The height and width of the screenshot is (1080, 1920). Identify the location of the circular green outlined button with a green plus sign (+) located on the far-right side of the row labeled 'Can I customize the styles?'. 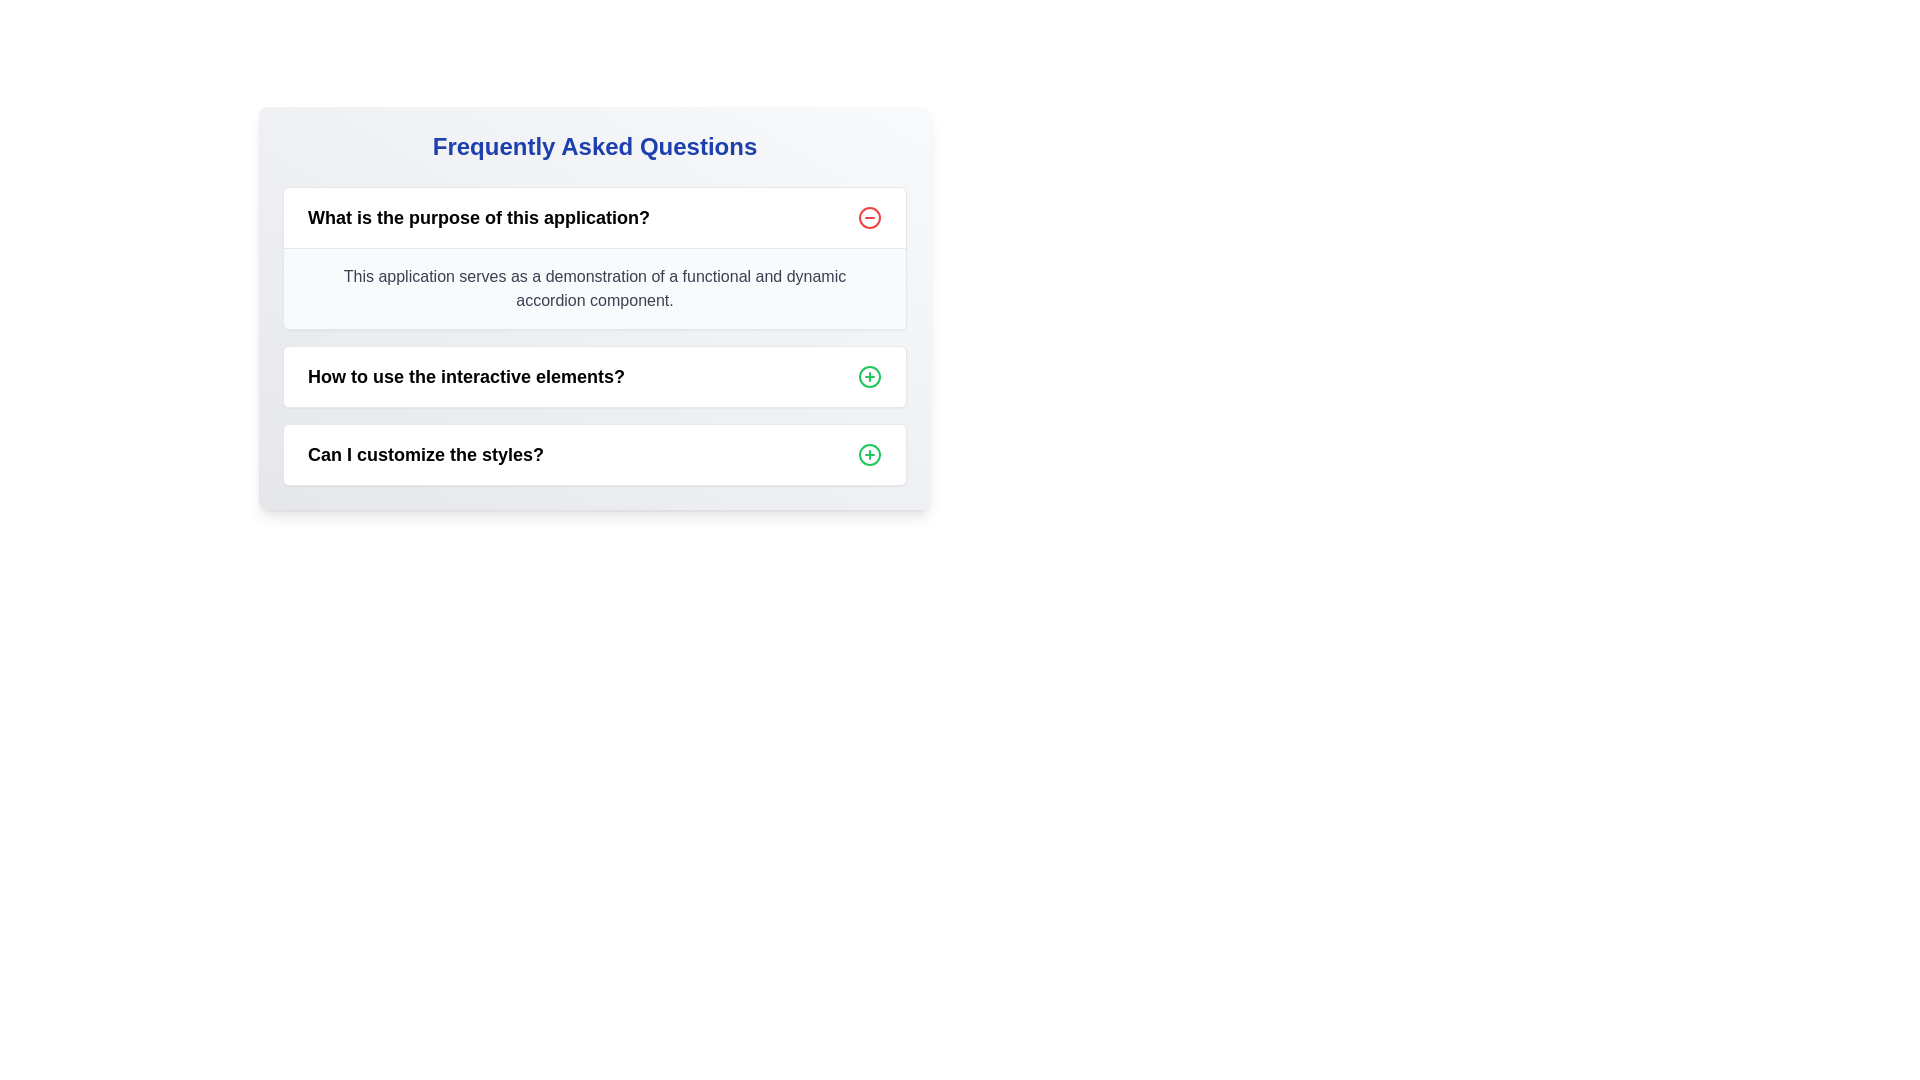
(869, 455).